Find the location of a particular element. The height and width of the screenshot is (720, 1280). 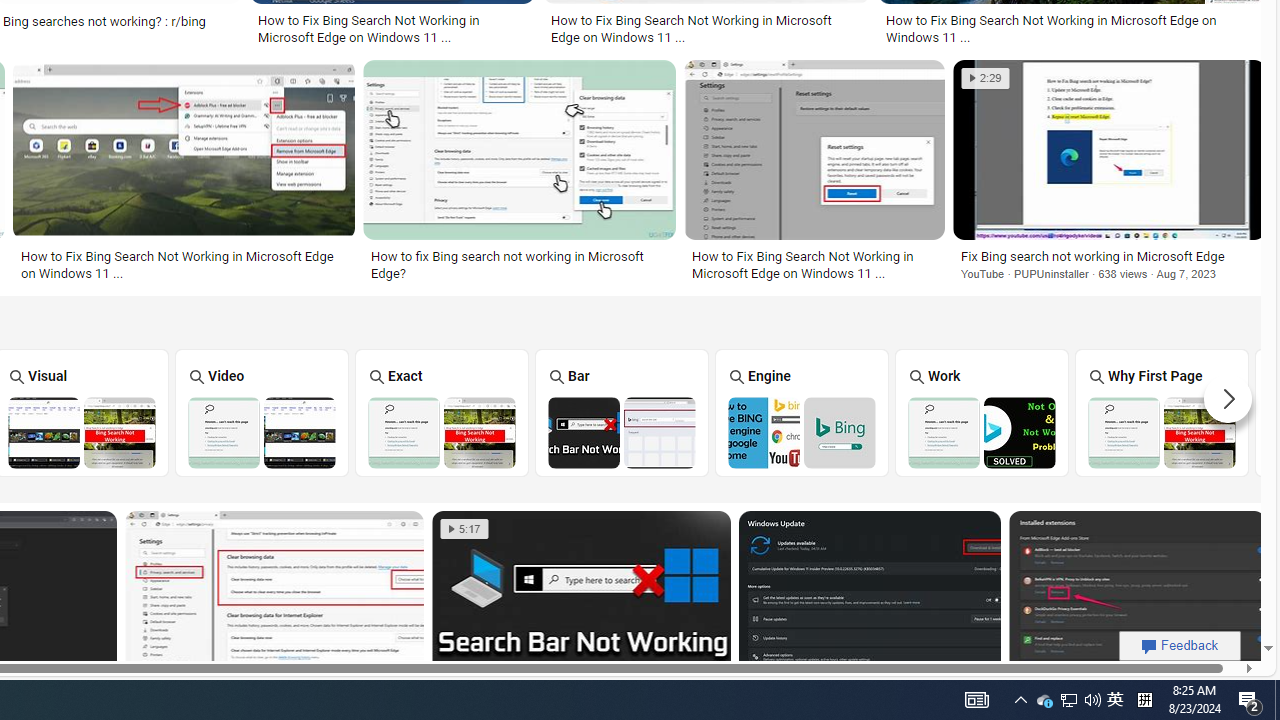

'Why First Page of Bing Search Not Working Why First Page' is located at coordinates (1162, 411).